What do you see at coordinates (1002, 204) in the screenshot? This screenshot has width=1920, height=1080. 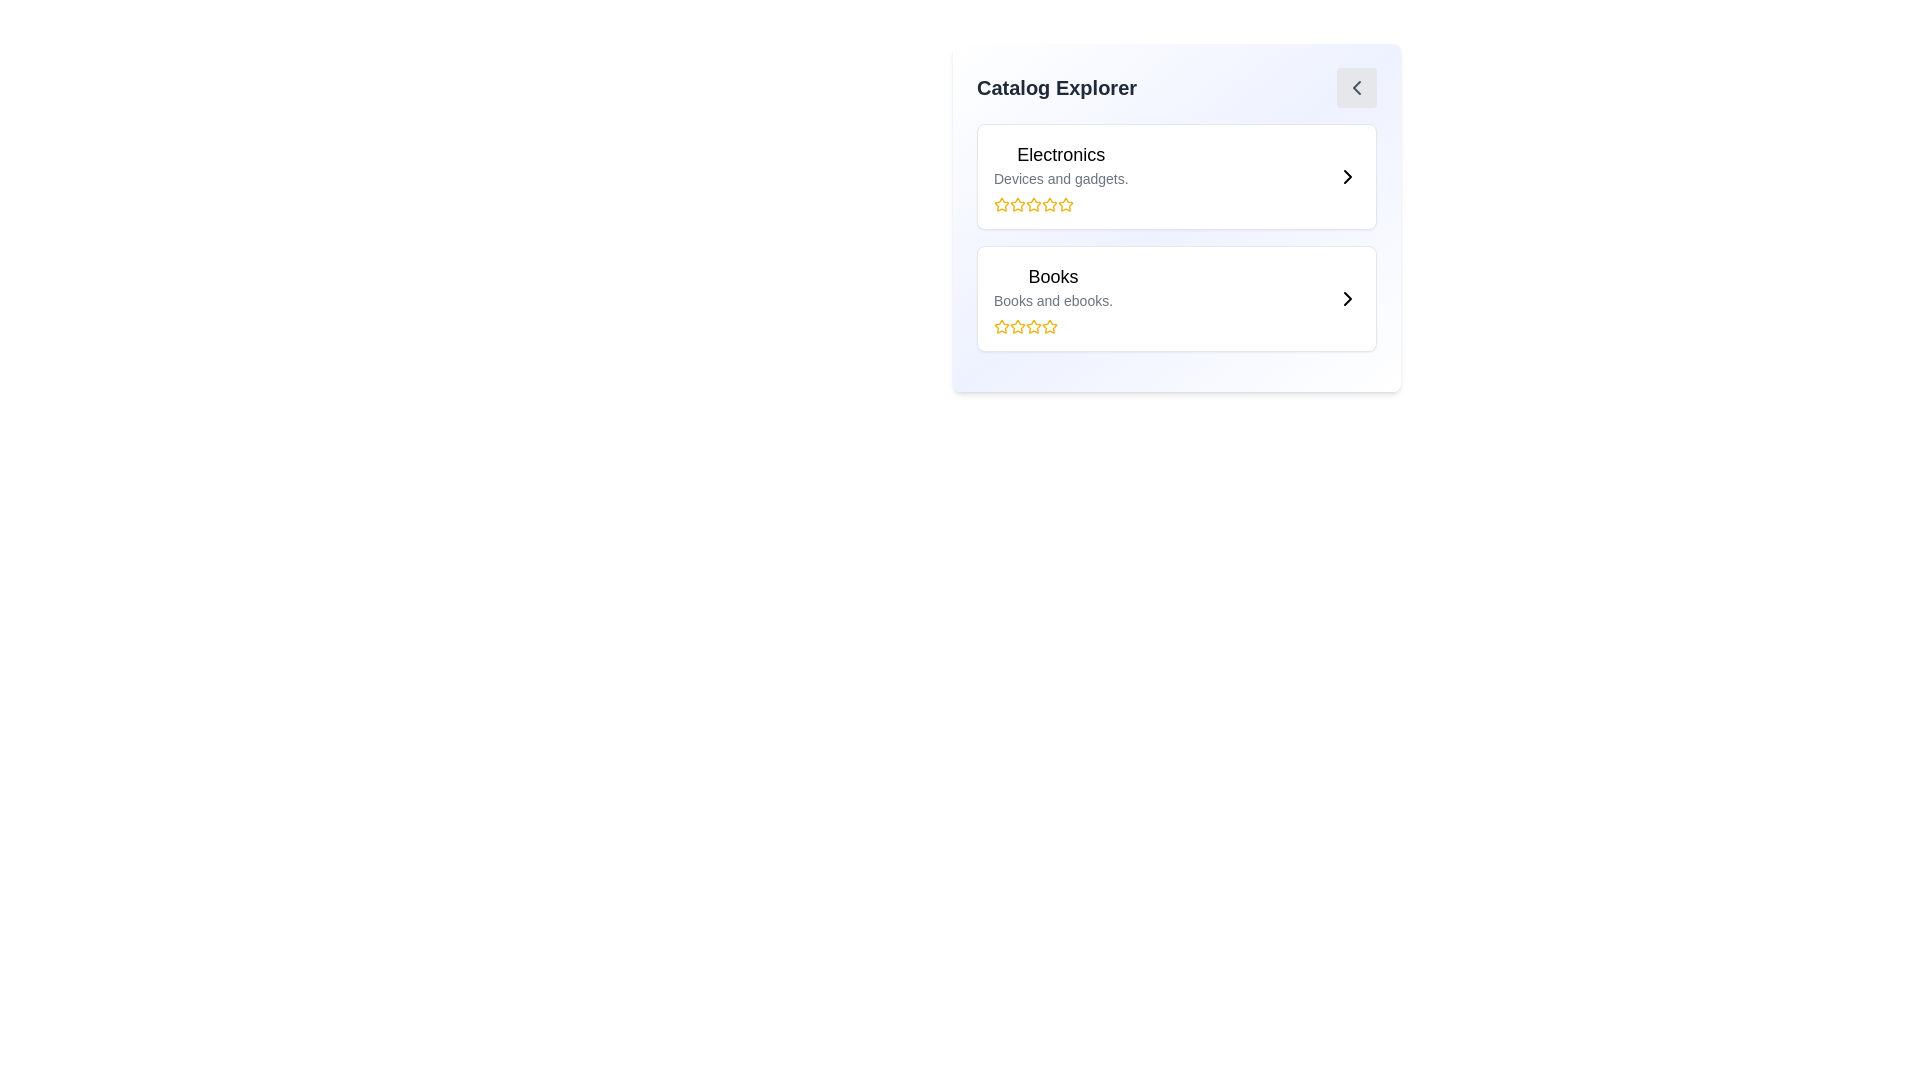 I see `the first star icon with a yellow outline in the 'Electronics' item card, which is part of a rating system` at bounding box center [1002, 204].